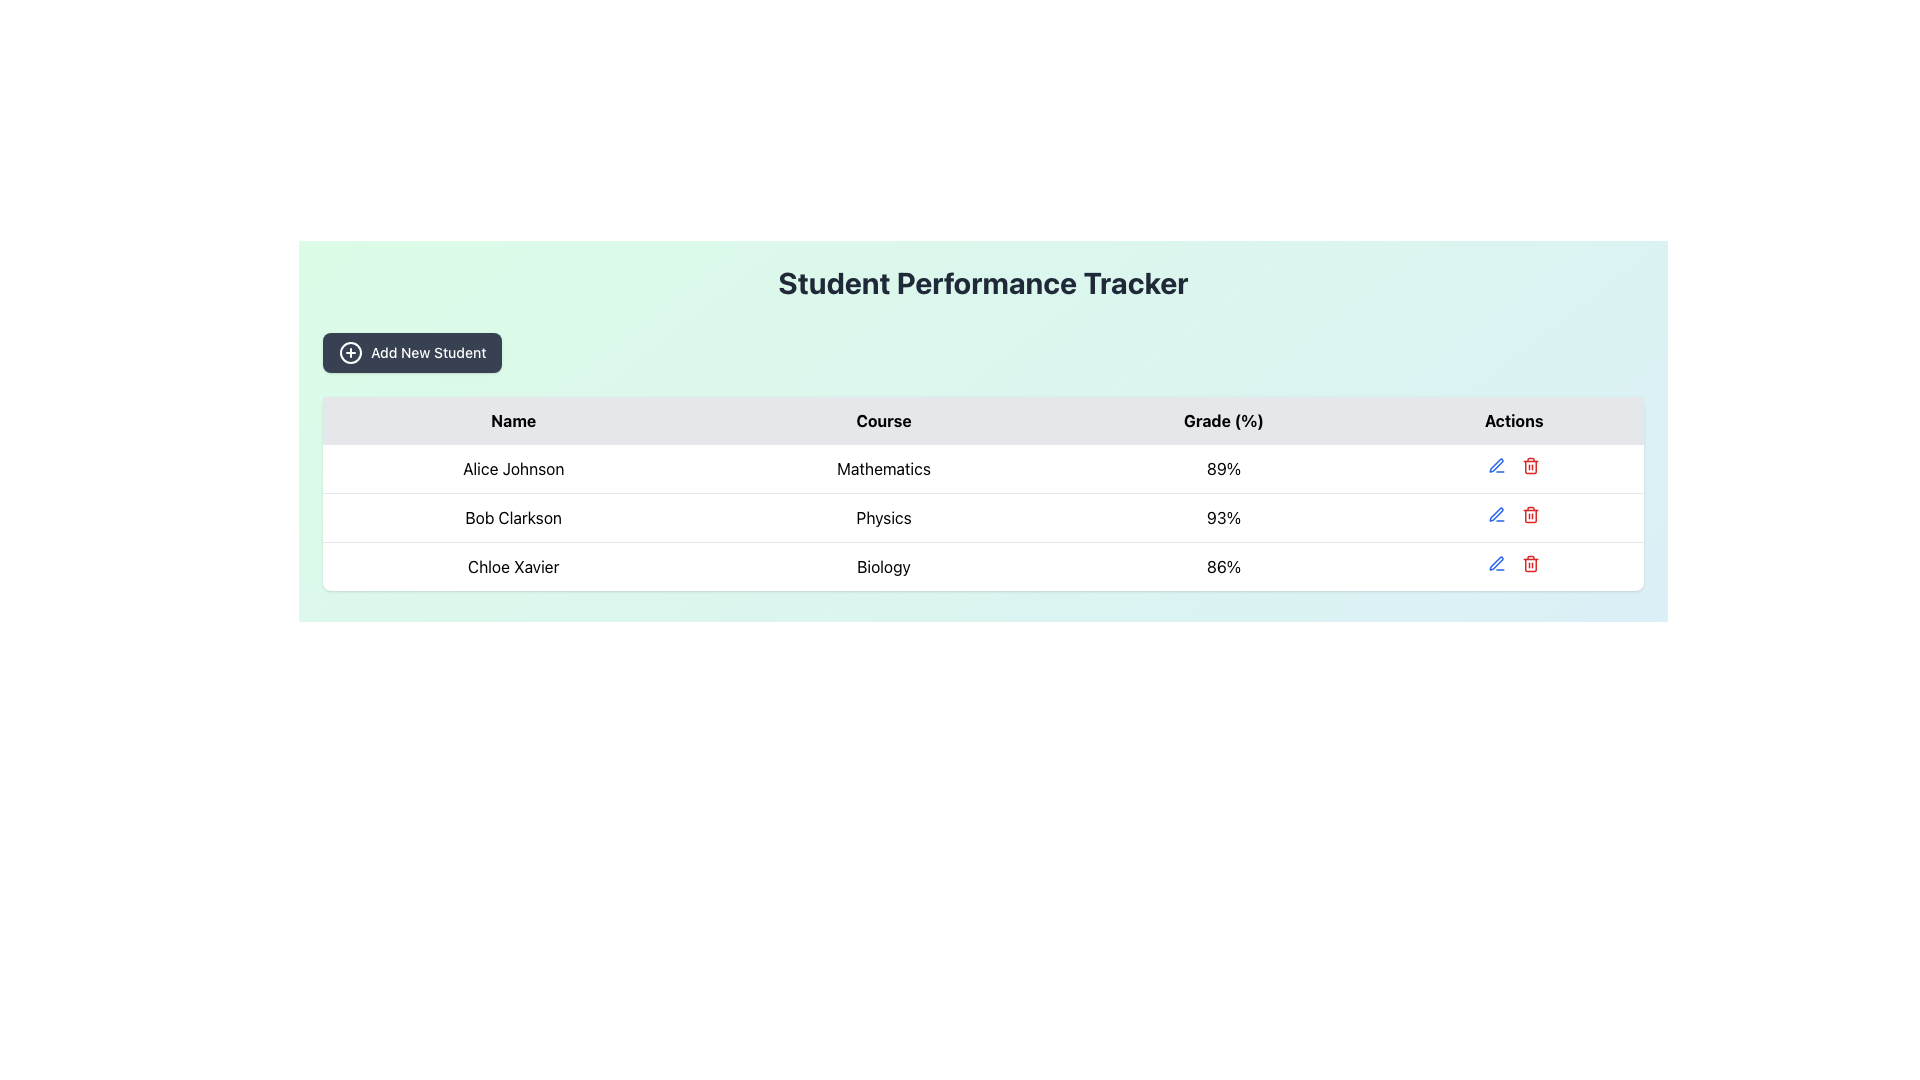 This screenshot has height=1080, width=1920. I want to click on the 'Add New Student' button, which has a dark gray background and white text, so click(411, 352).